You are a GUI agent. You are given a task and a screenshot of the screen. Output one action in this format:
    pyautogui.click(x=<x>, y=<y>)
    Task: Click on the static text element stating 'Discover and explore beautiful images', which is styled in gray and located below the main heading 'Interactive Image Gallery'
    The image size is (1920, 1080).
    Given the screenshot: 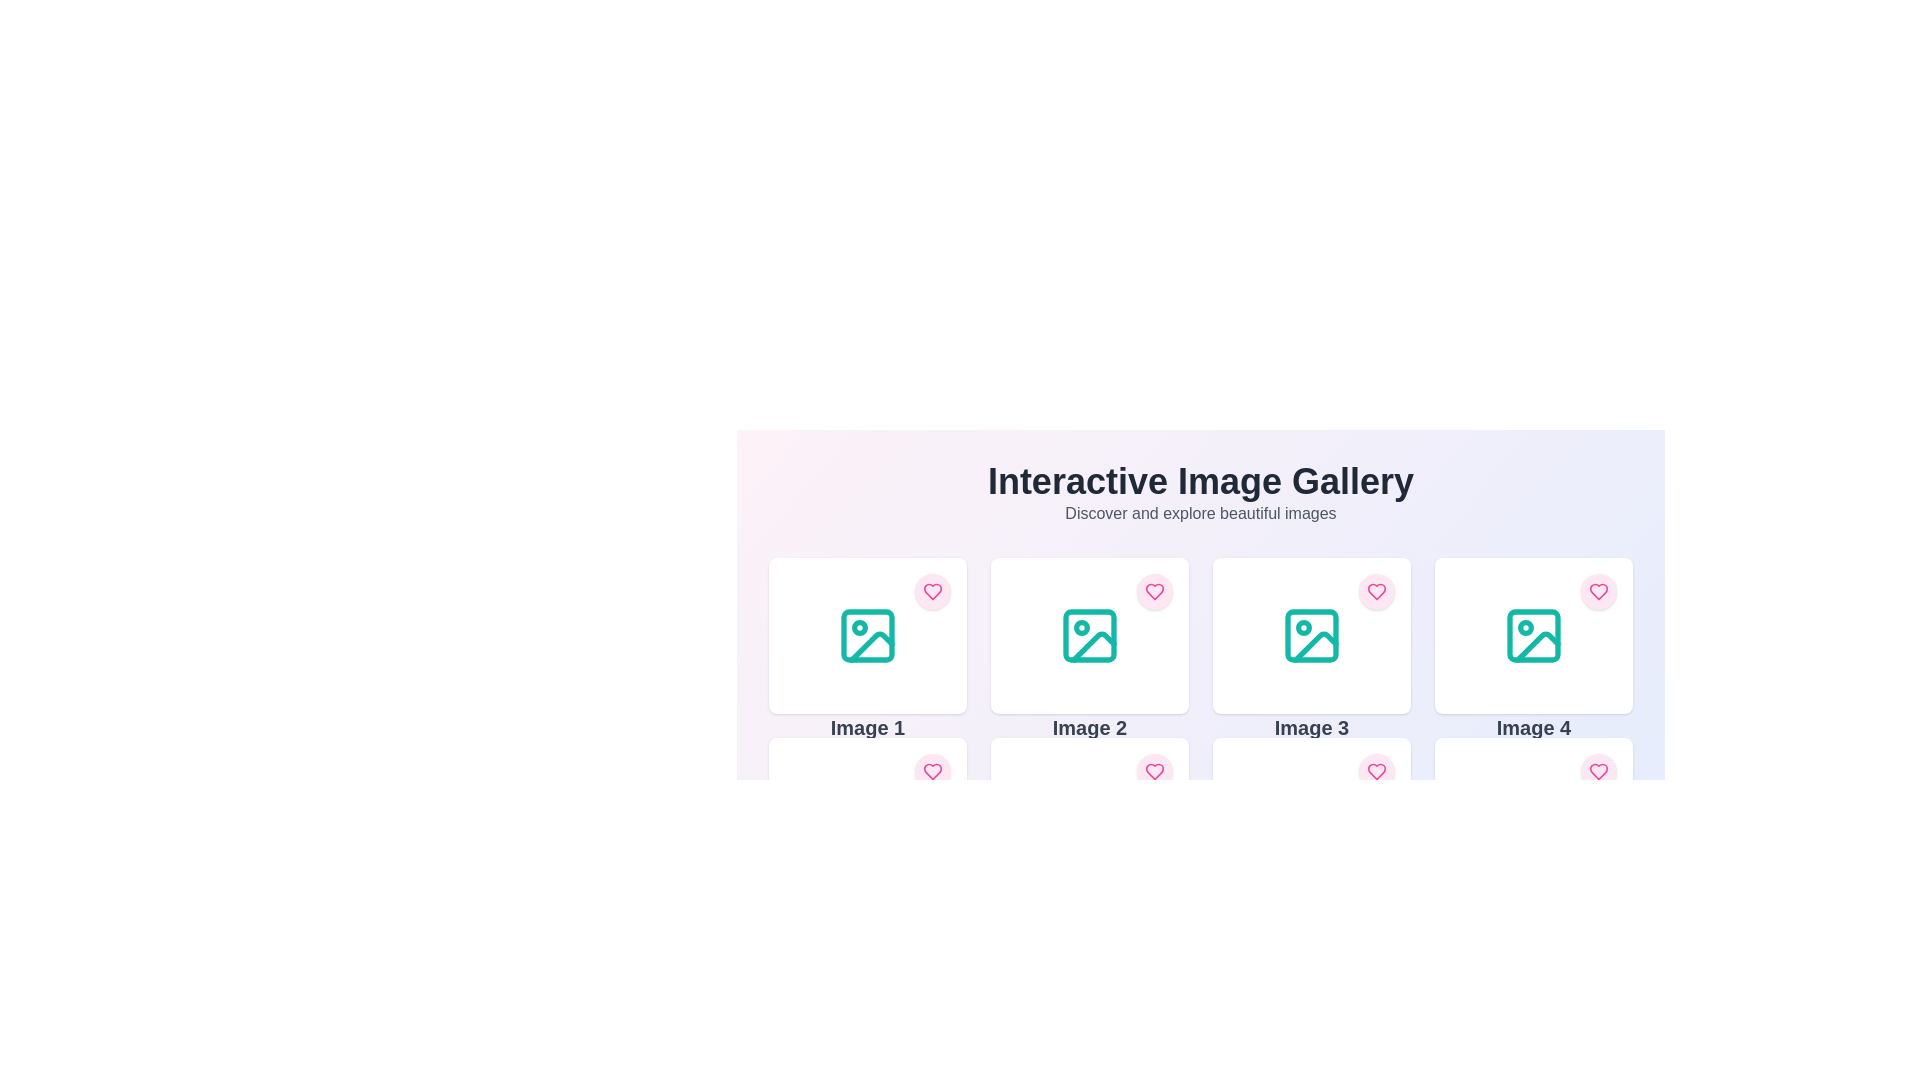 What is the action you would take?
    pyautogui.click(x=1200, y=512)
    